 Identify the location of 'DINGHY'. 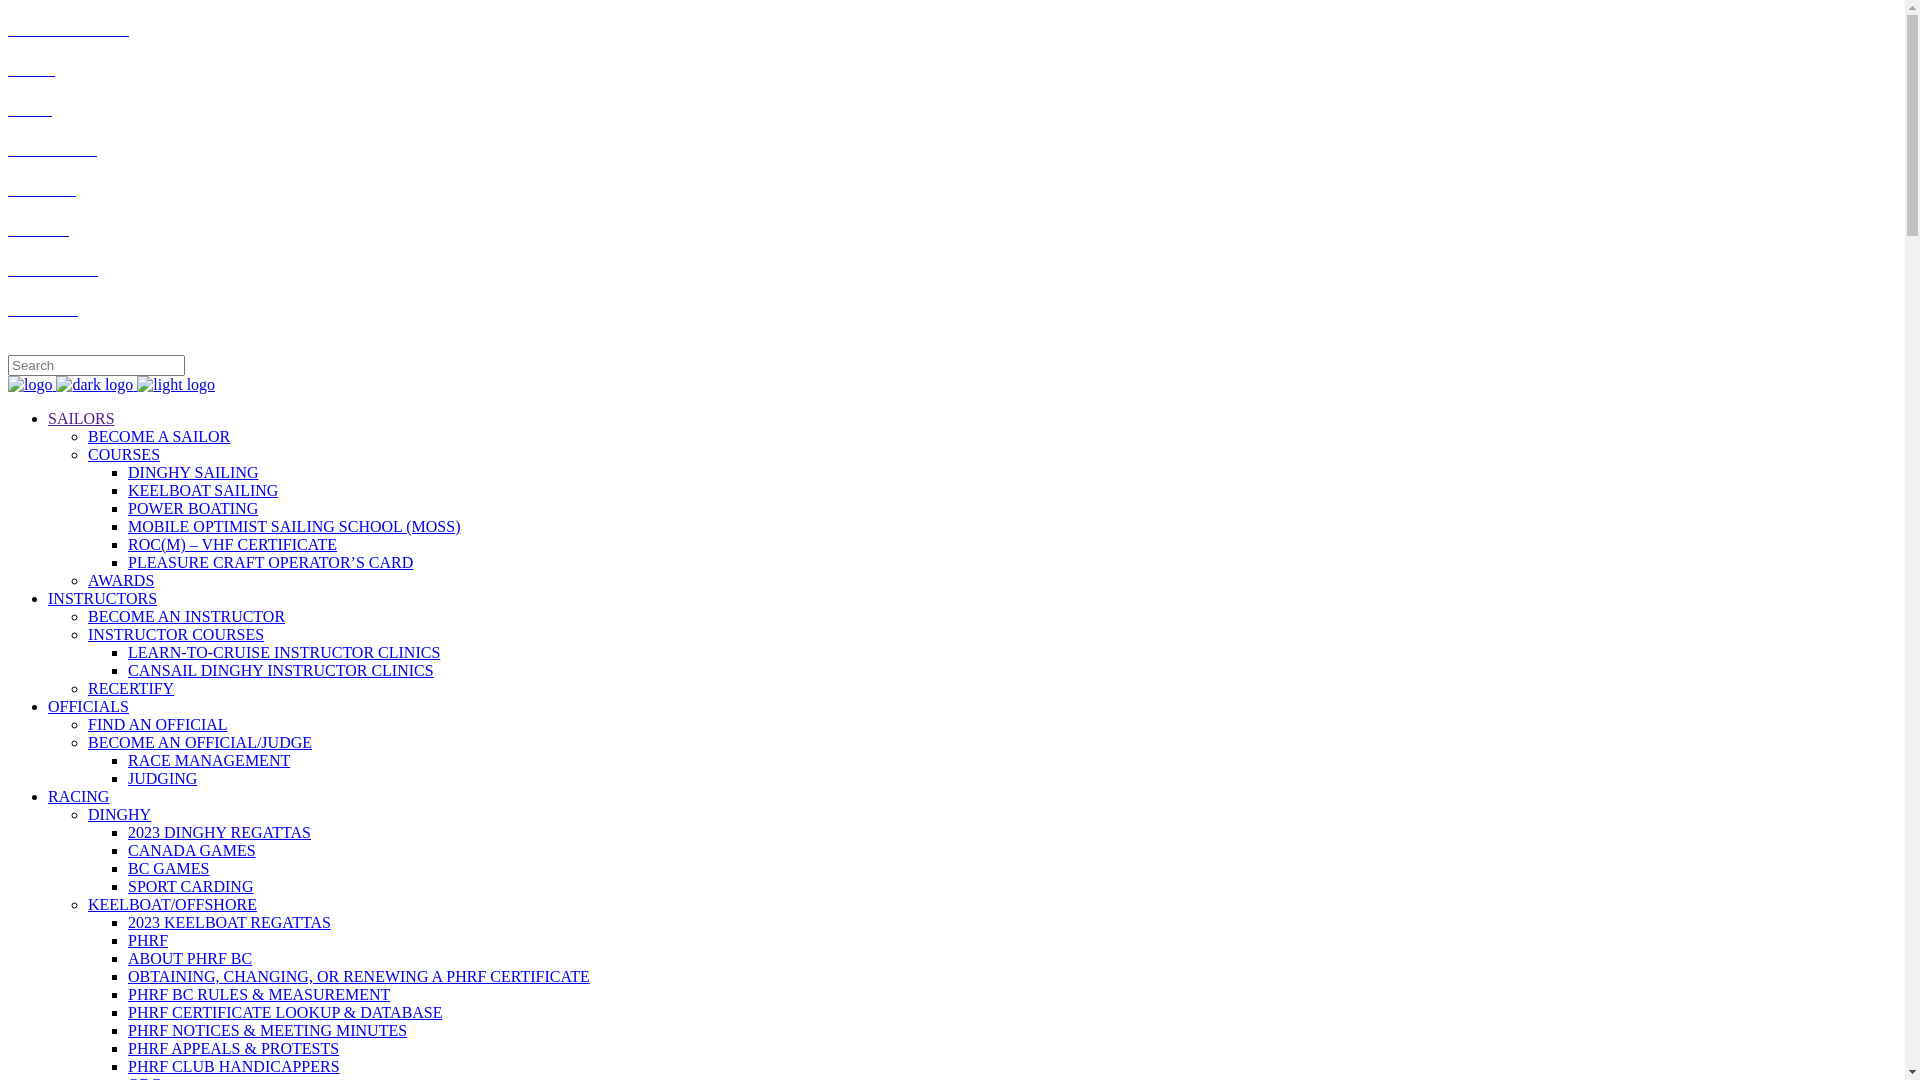
(118, 814).